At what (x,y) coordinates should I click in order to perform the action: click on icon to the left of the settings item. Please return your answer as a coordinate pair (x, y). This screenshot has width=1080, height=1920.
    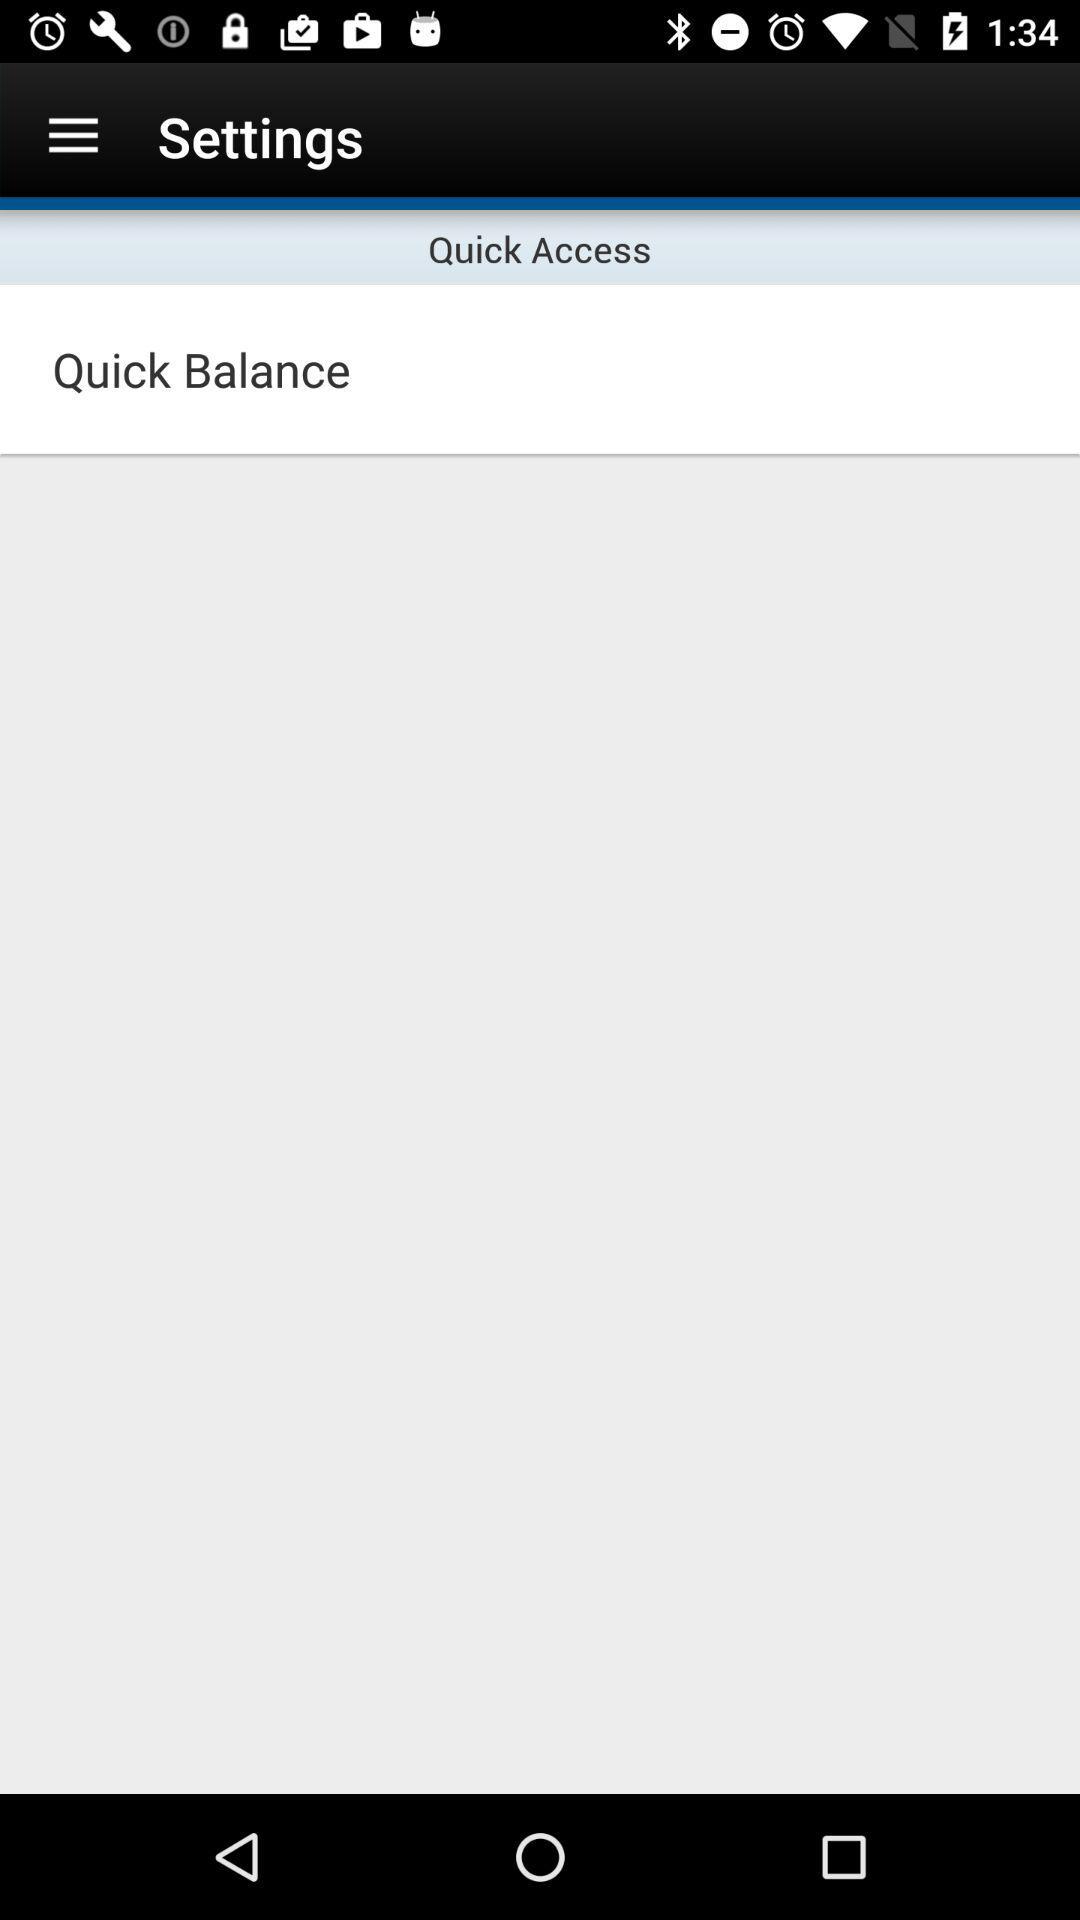
    Looking at the image, I should click on (72, 135).